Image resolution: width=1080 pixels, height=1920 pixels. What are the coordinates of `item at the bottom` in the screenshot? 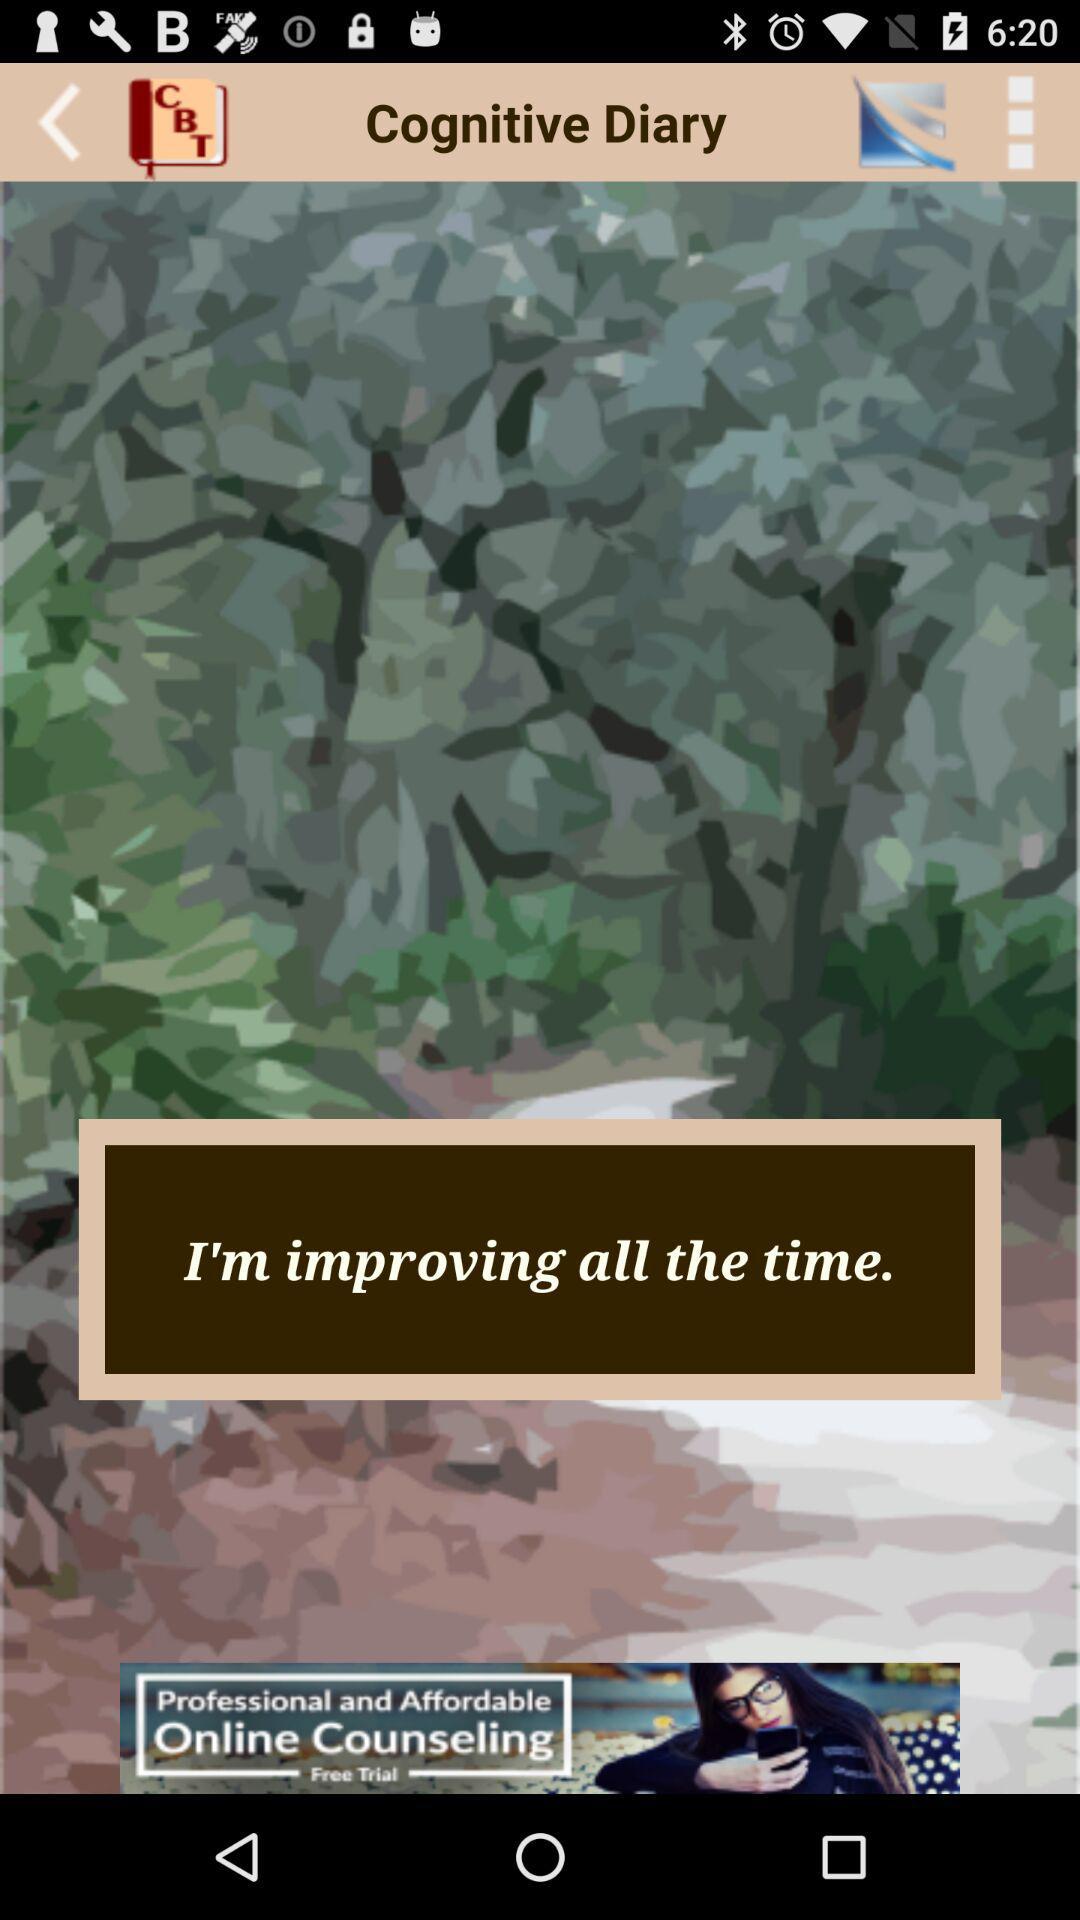 It's located at (540, 1727).